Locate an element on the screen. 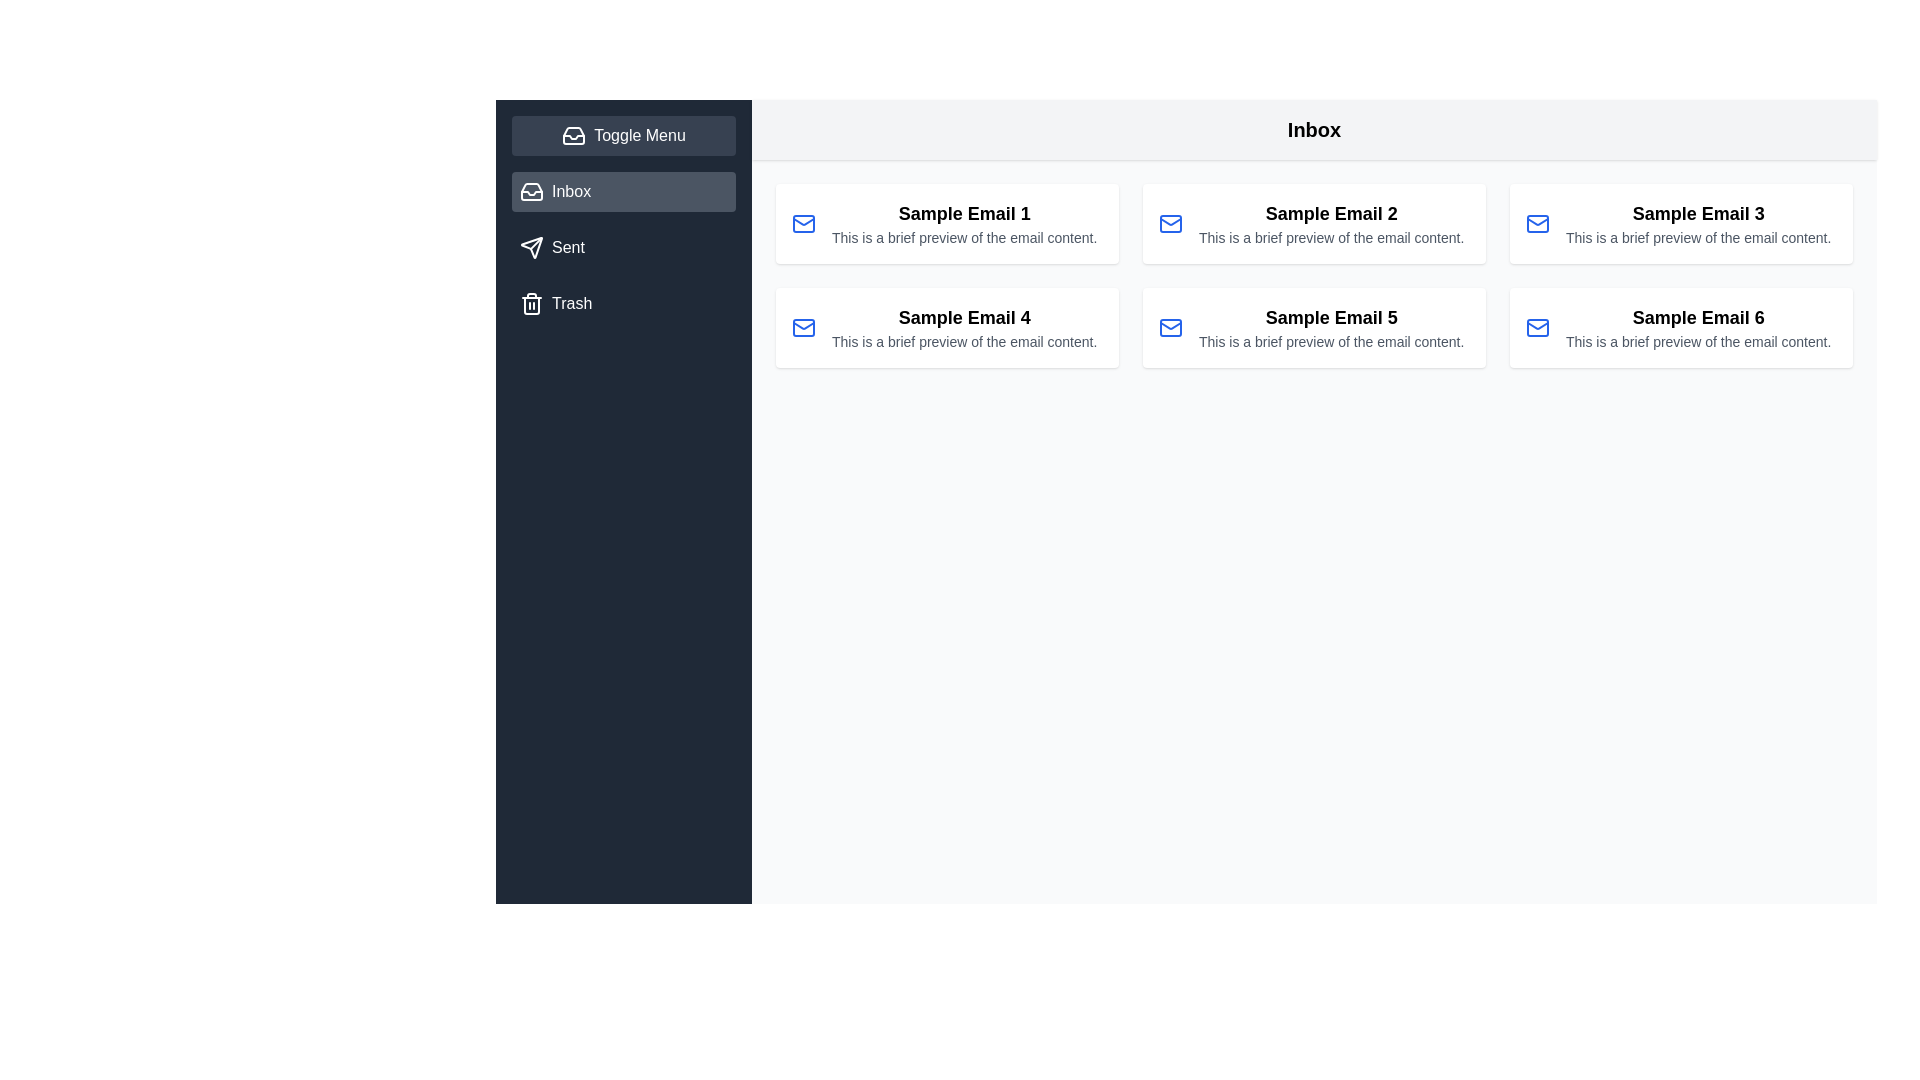  the second text element located below the title 'Sample Email 3' in the third email preview card of a grid layout is located at coordinates (1697, 237).